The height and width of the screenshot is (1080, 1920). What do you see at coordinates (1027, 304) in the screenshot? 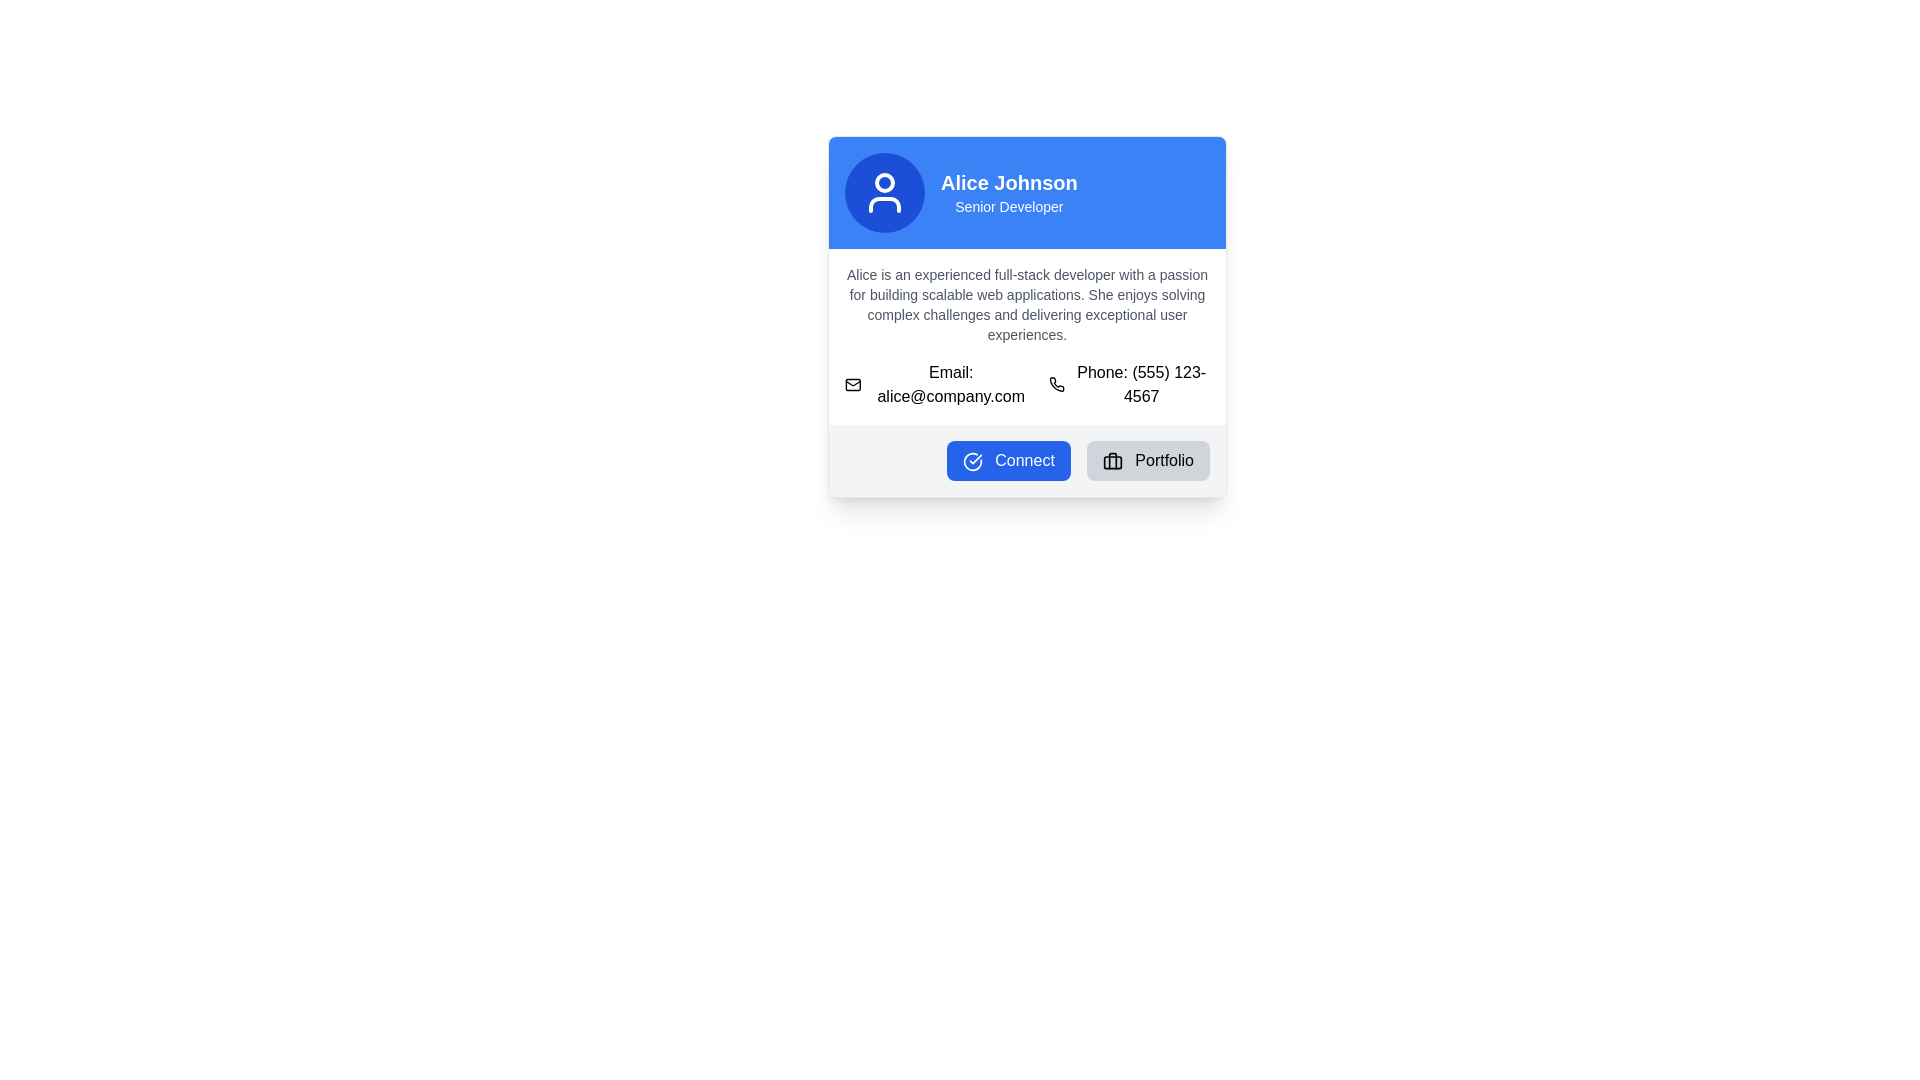
I see `the descriptive text about the user's skills and professional background by clicking on it` at bounding box center [1027, 304].